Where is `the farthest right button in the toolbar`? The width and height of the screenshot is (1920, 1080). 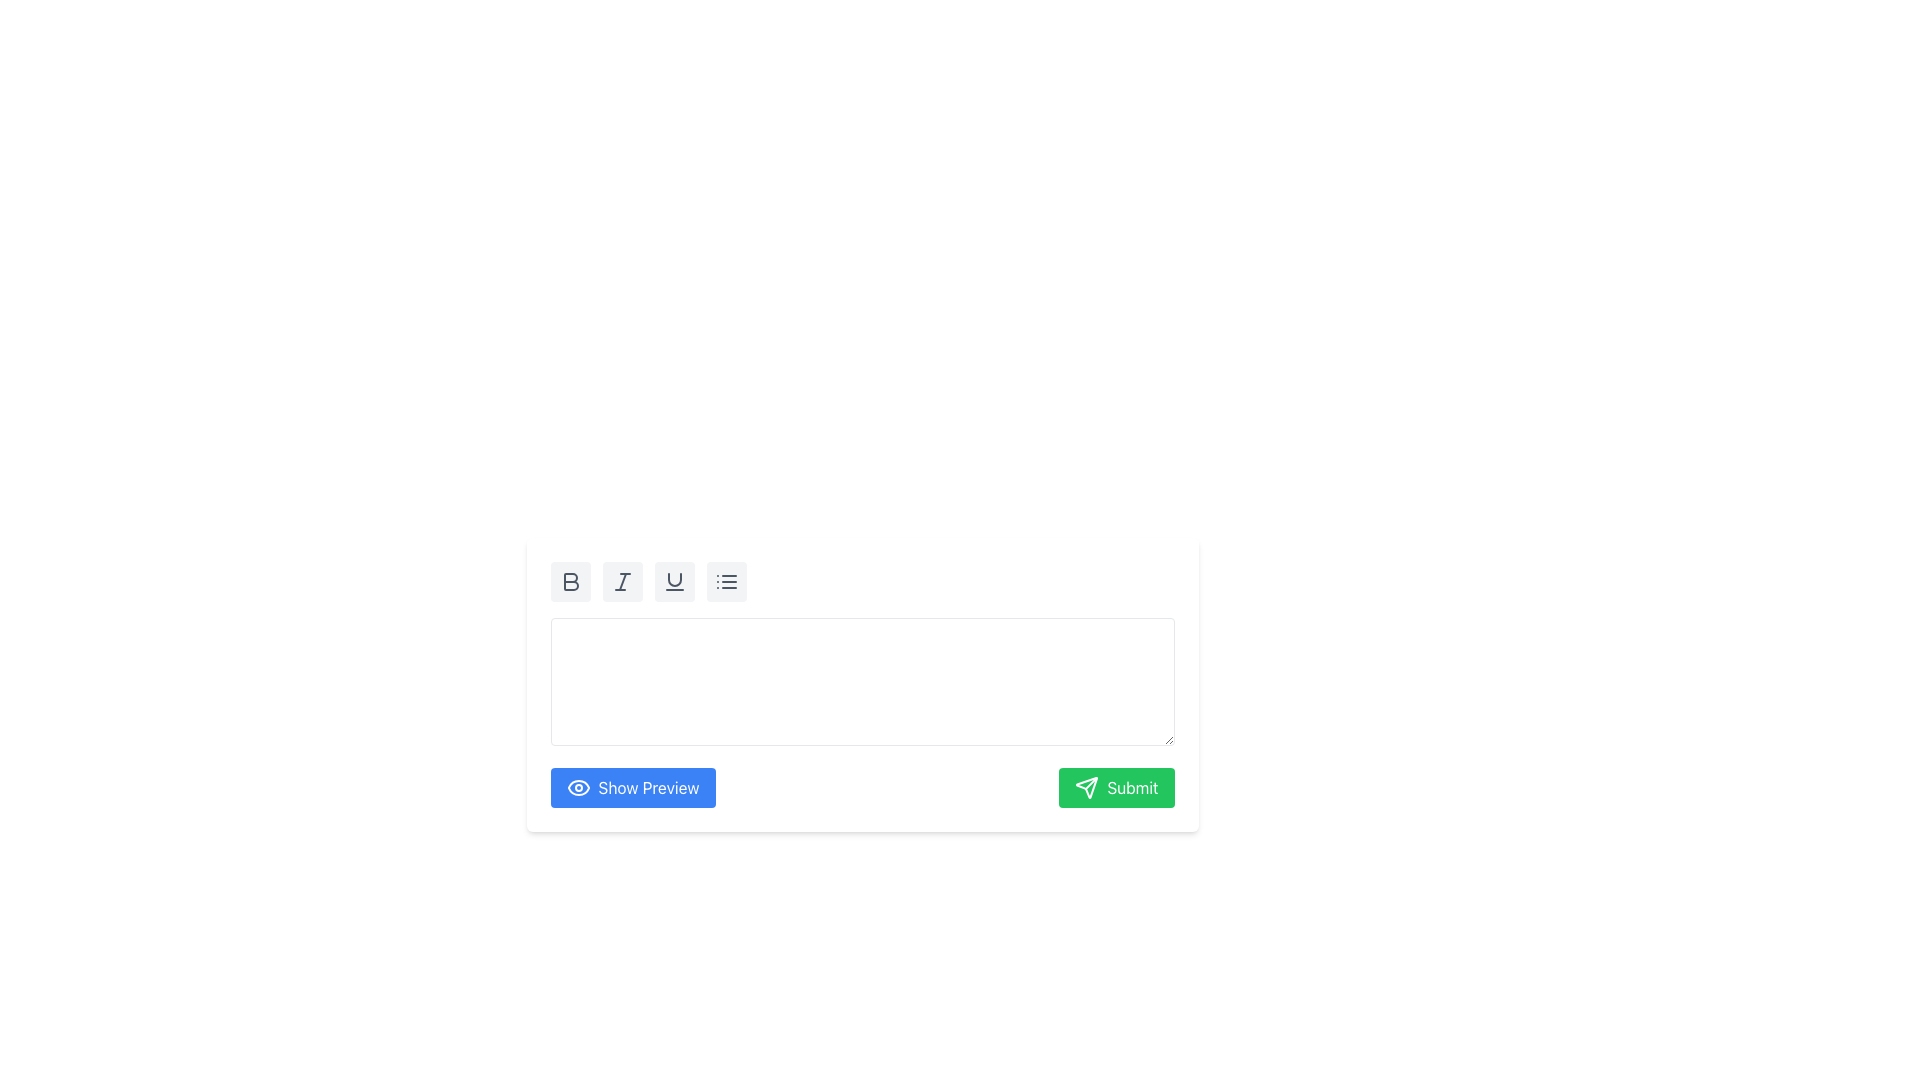
the farthest right button in the toolbar is located at coordinates (725, 582).